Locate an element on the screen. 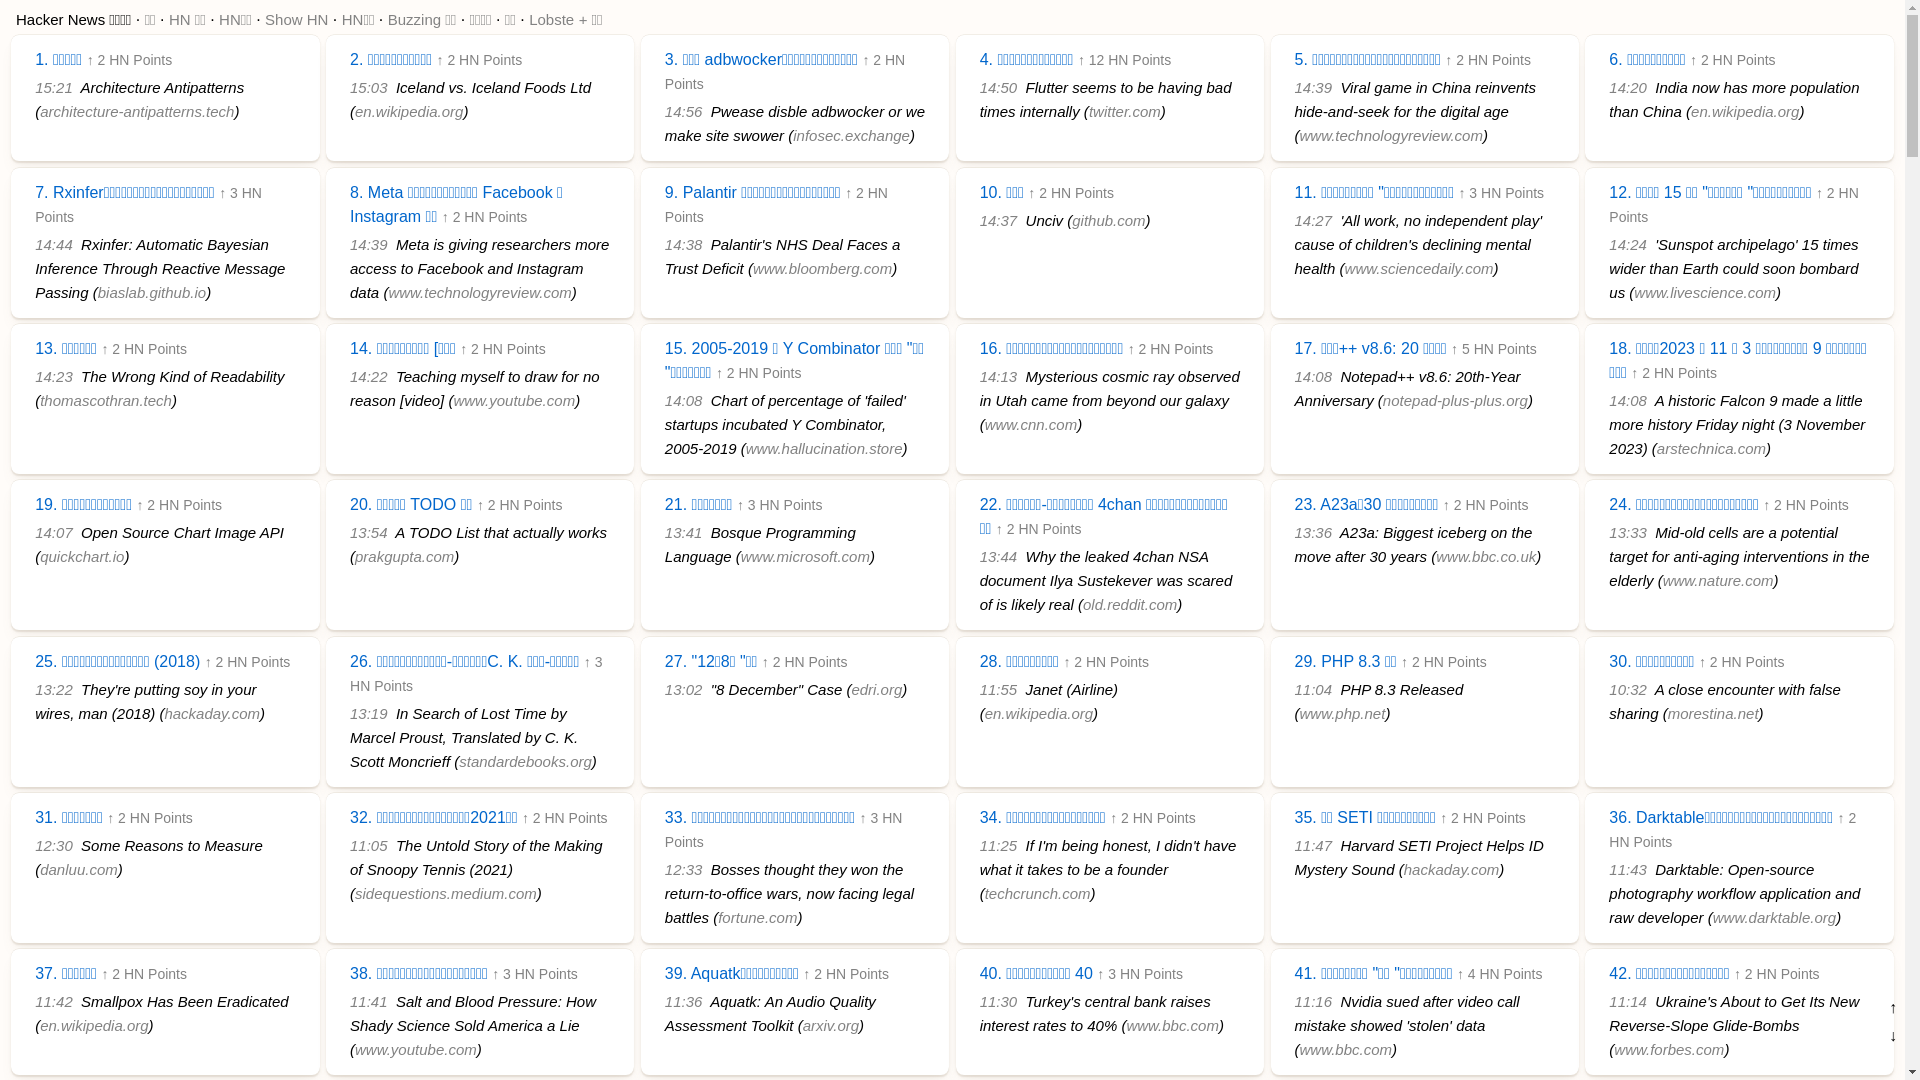 The width and height of the screenshot is (1920, 1080). 'www.sciencedaily.com' is located at coordinates (1418, 267).